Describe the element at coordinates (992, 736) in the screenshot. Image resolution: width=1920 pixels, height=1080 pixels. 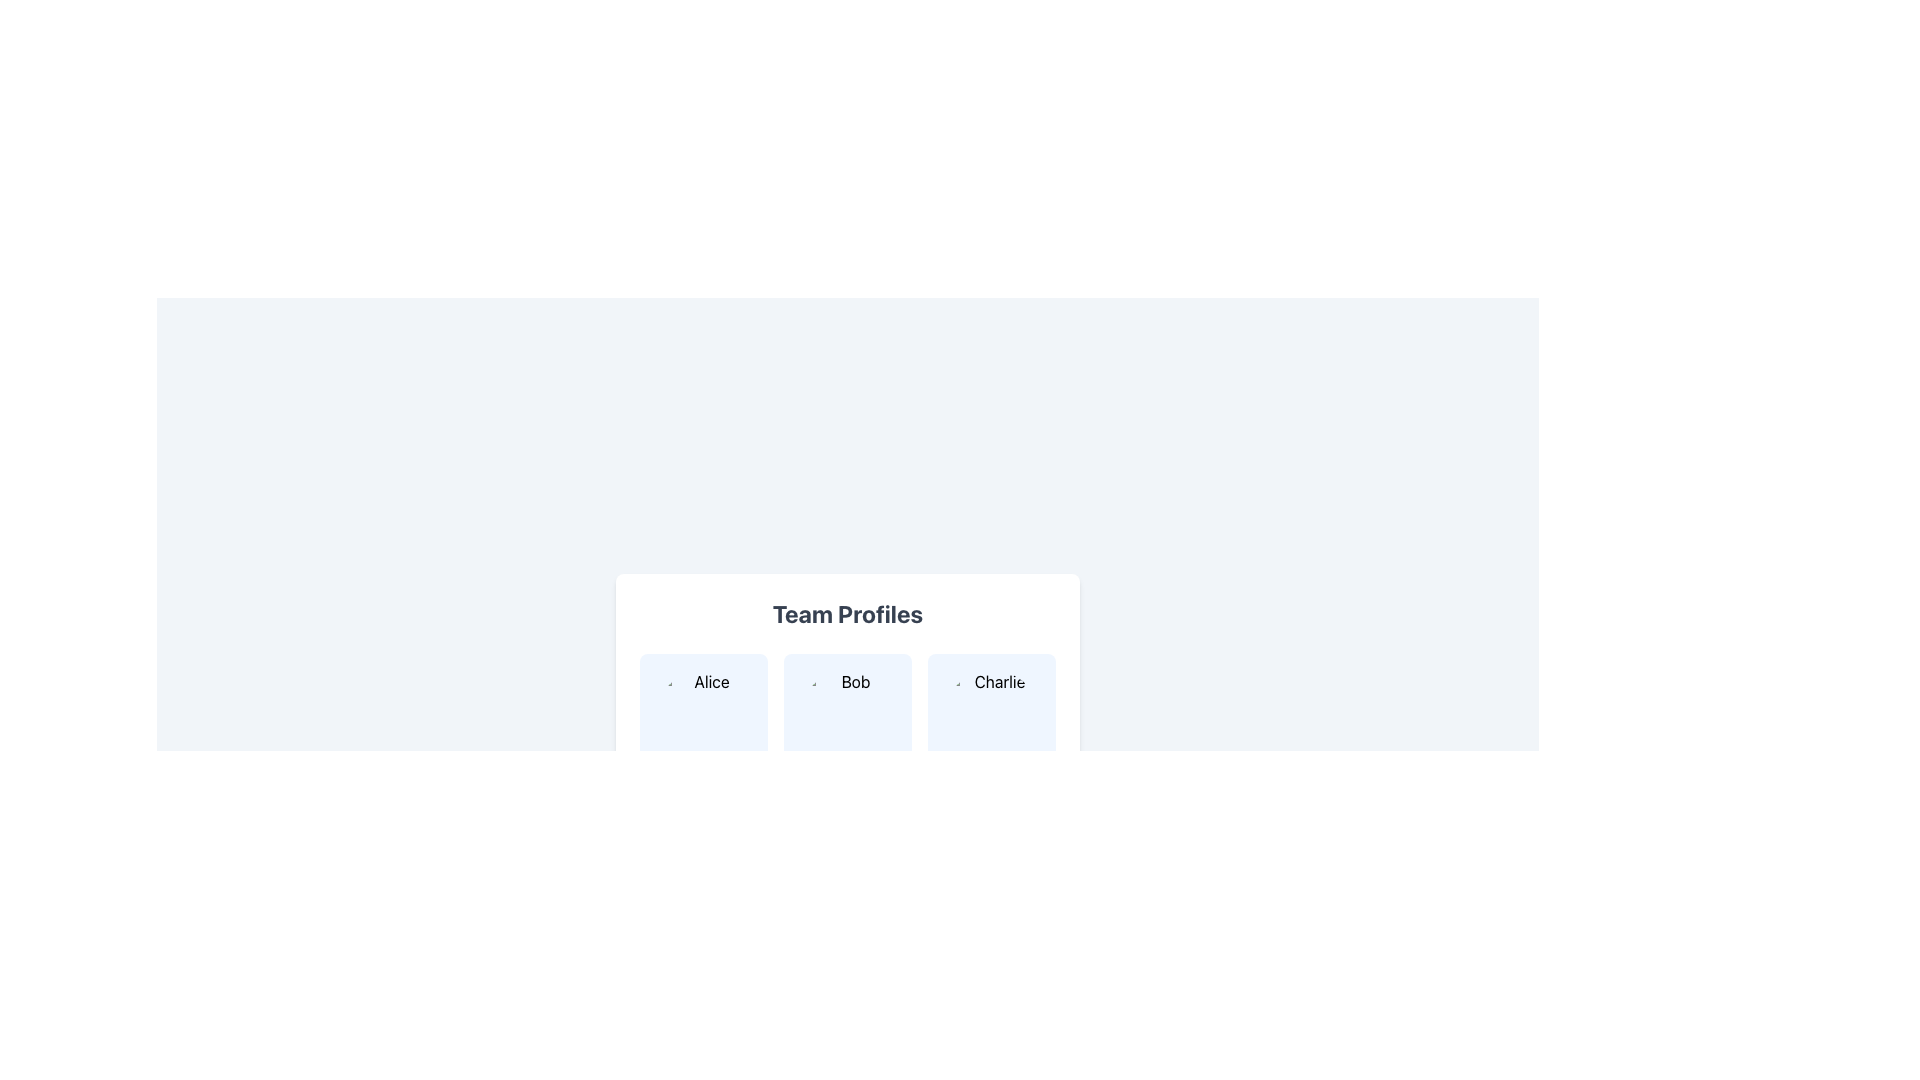
I see `the third Profile card in the horizontal grid layout` at that location.